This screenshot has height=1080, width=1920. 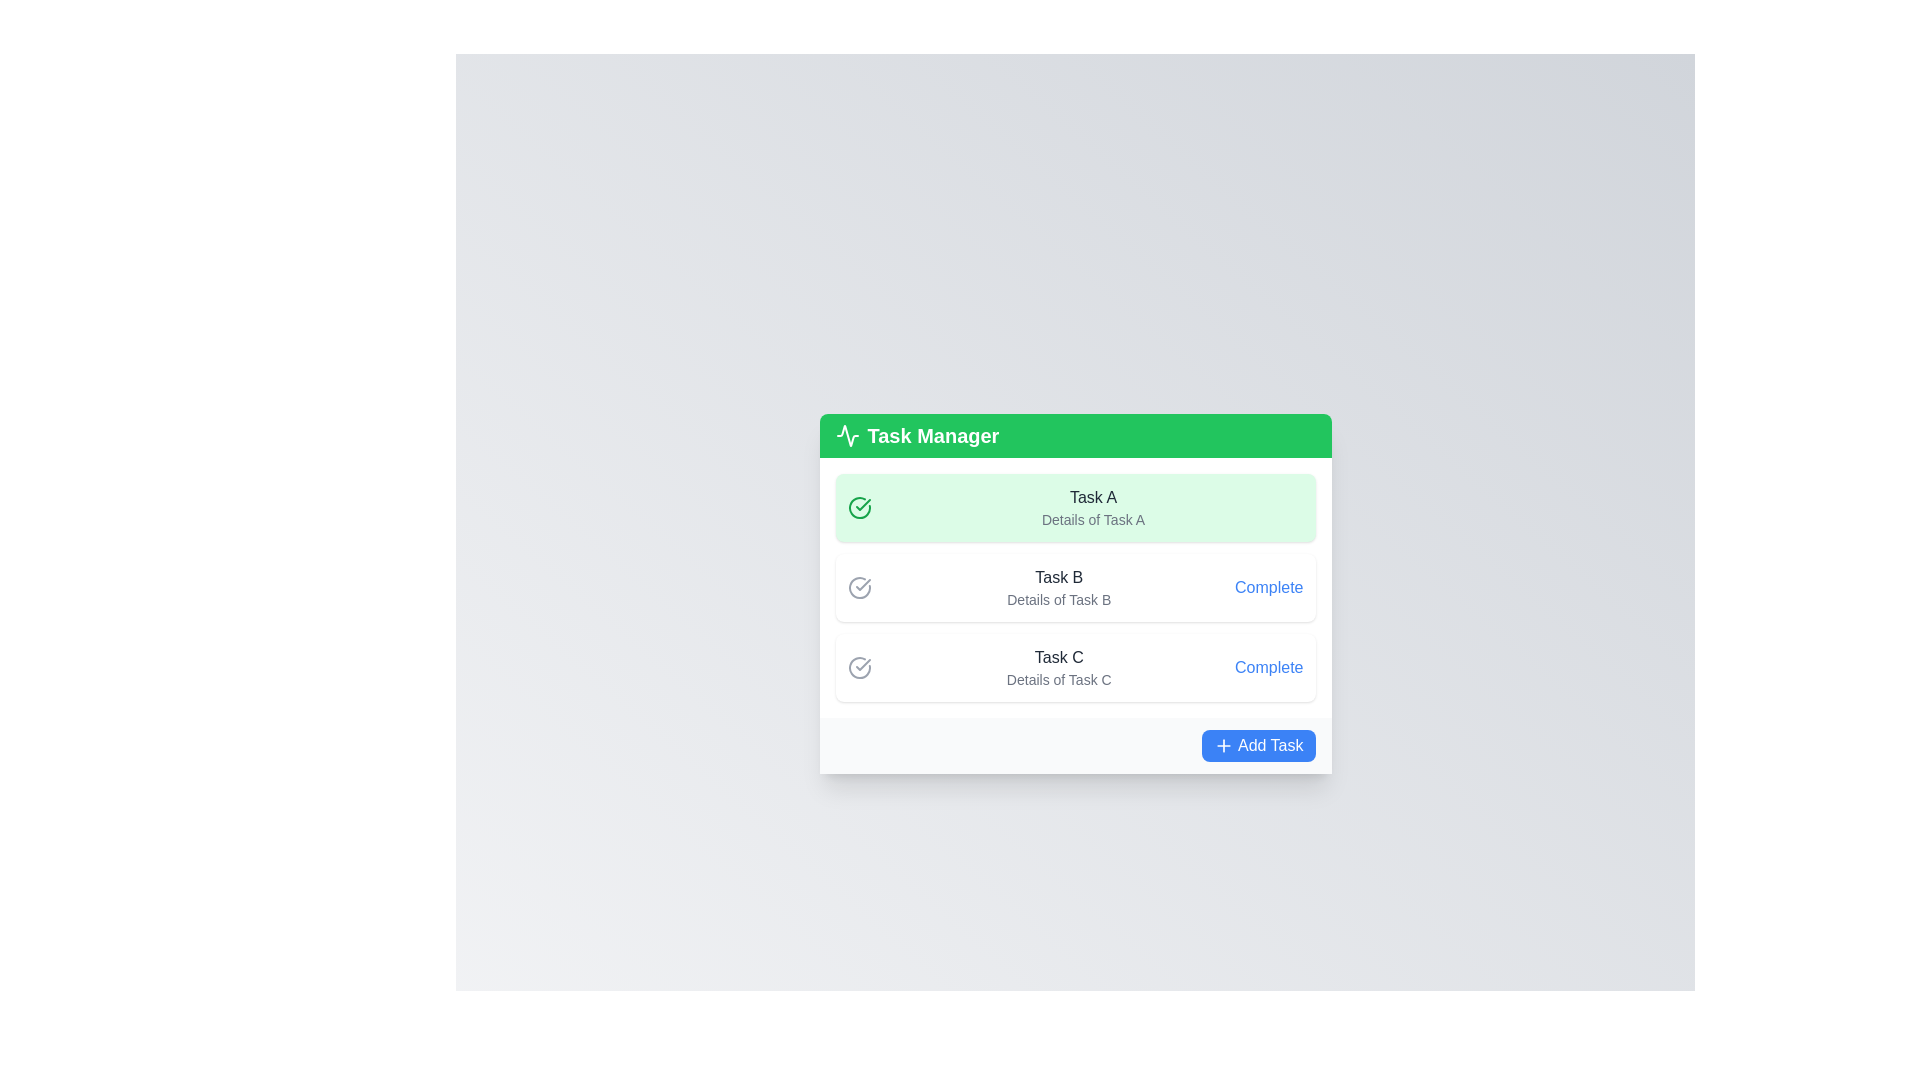 What do you see at coordinates (1092, 496) in the screenshot?
I see `text displayed in the bold gray label 'Task A' located at the top of the task manager interface, which is positioned above the descriptive text` at bounding box center [1092, 496].